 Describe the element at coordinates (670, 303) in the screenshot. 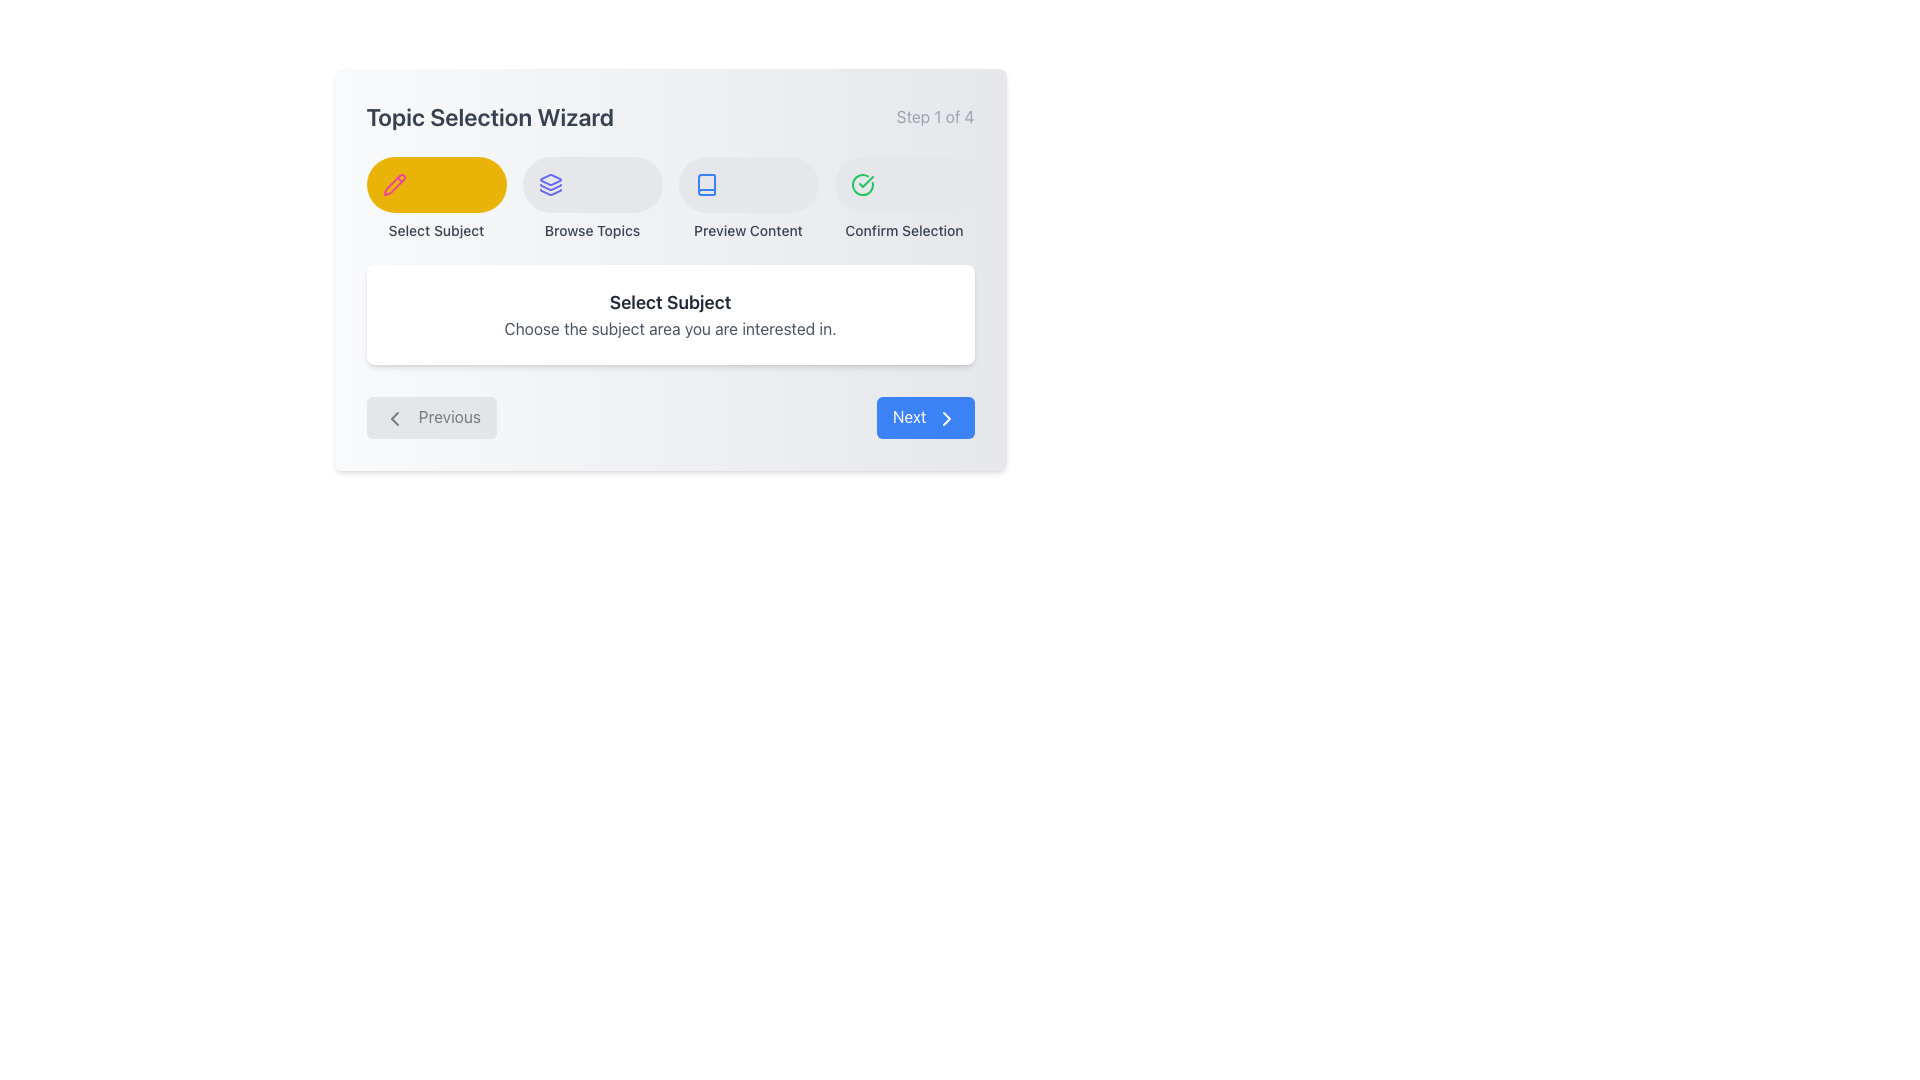

I see `the 'Select Subject' text label, which is a bold, gray-colored font positioned above the description text in the center section of the interface` at that location.